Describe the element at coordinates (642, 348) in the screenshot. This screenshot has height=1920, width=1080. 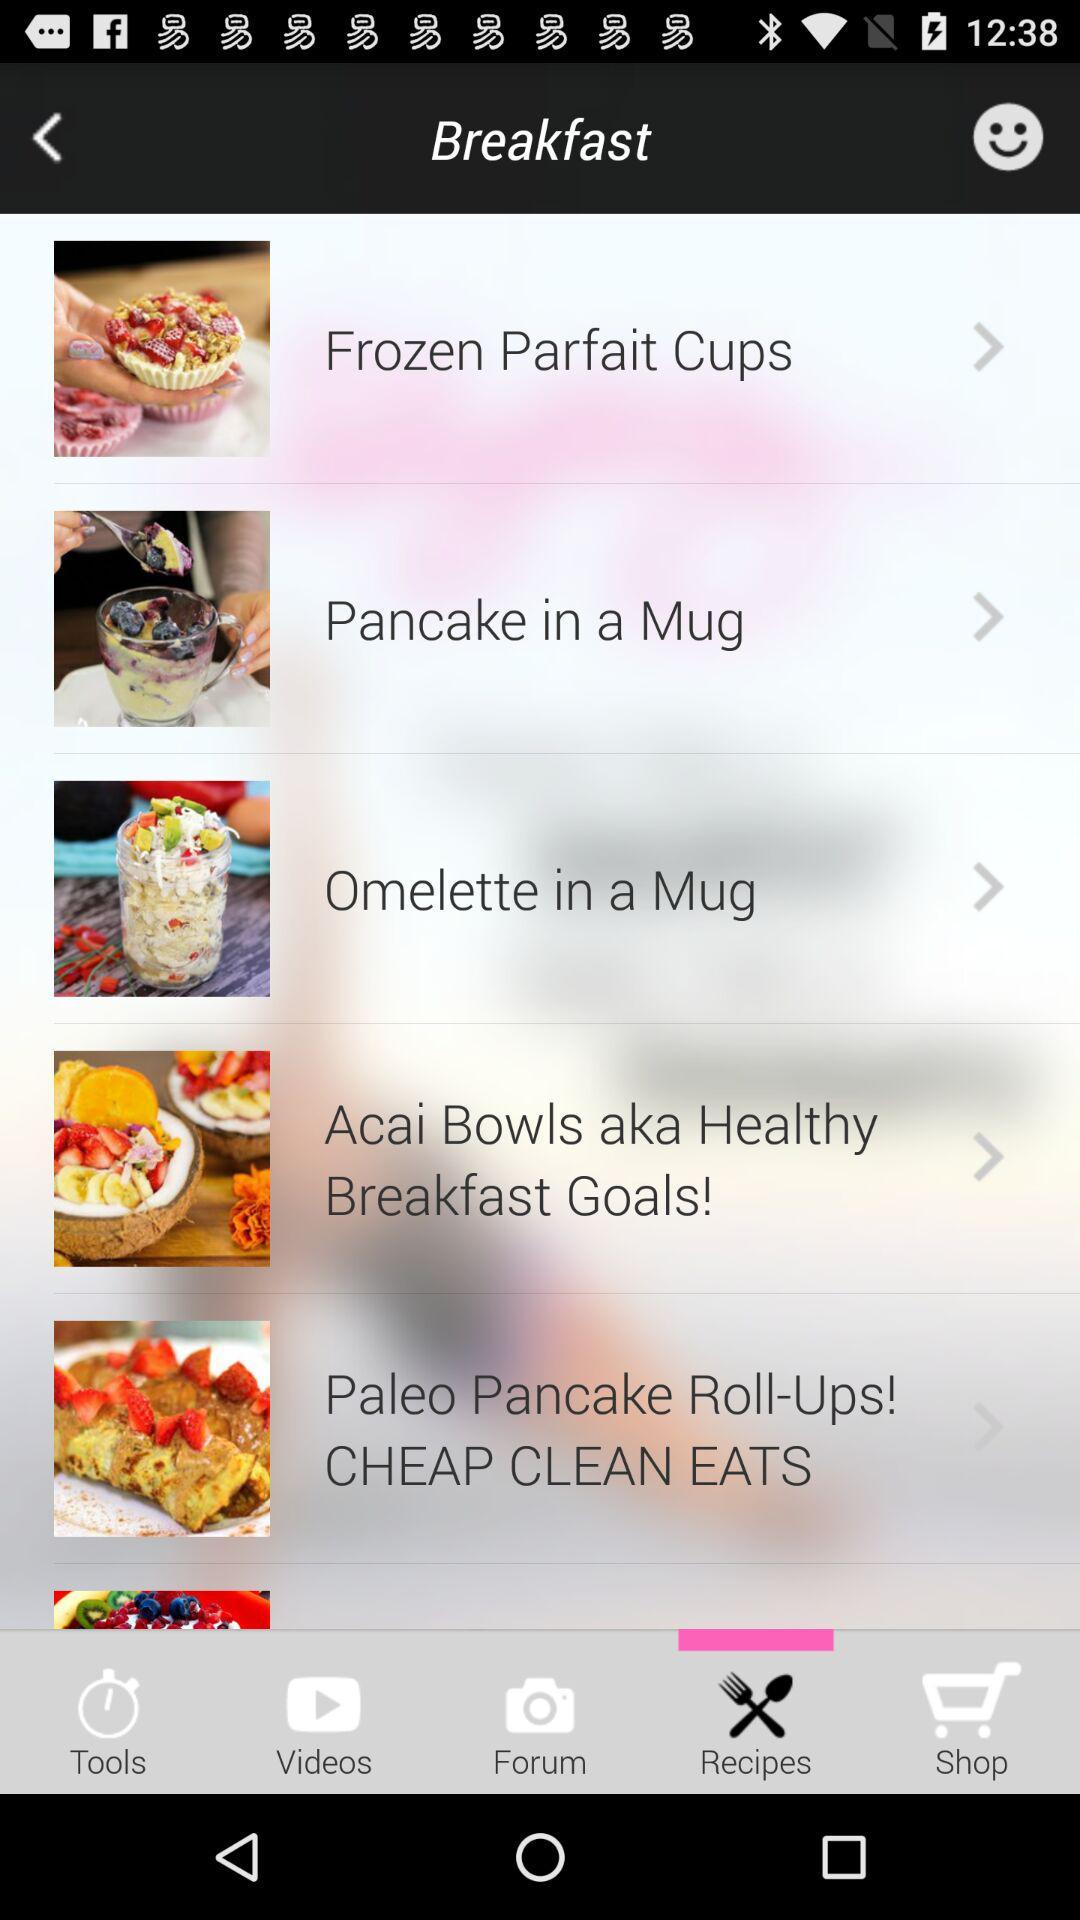
I see `frozen parfait cups app` at that location.